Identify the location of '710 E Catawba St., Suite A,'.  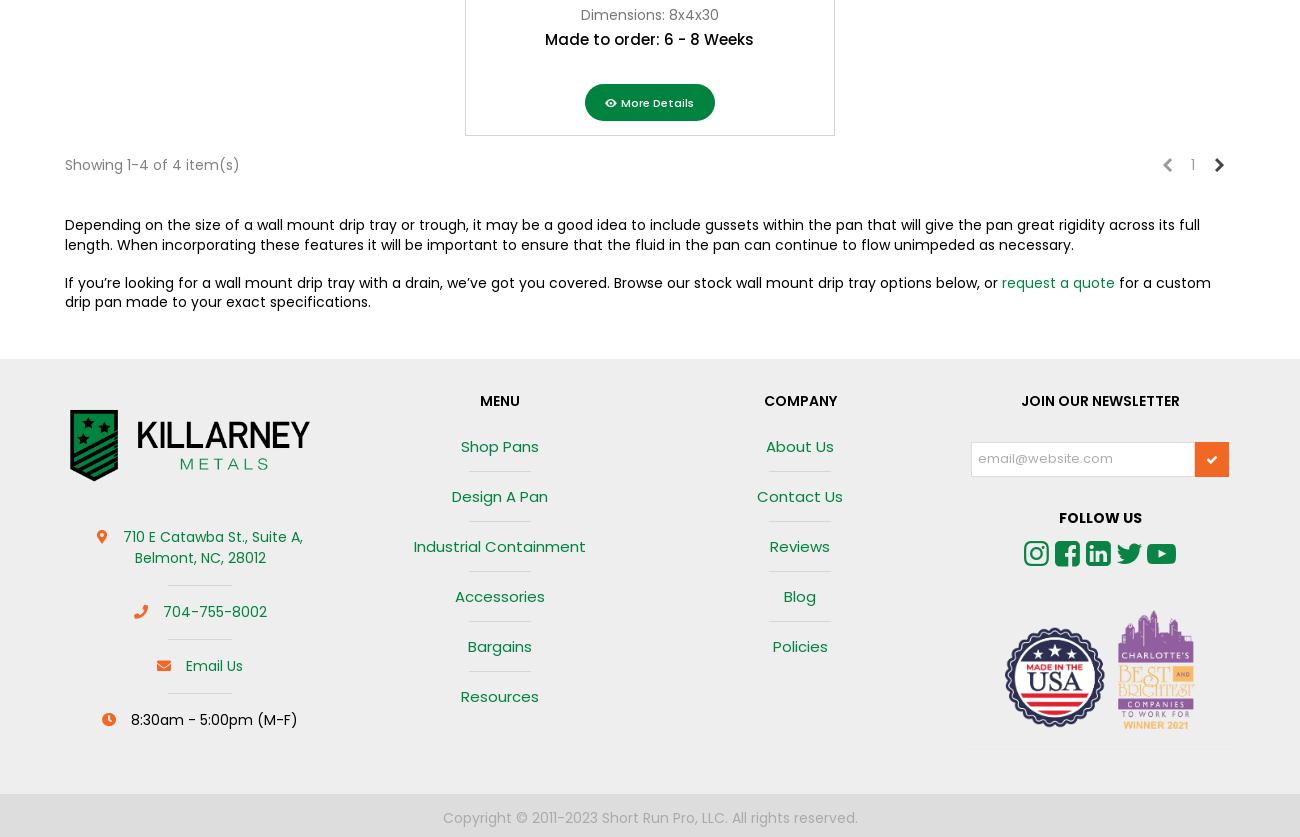
(212, 536).